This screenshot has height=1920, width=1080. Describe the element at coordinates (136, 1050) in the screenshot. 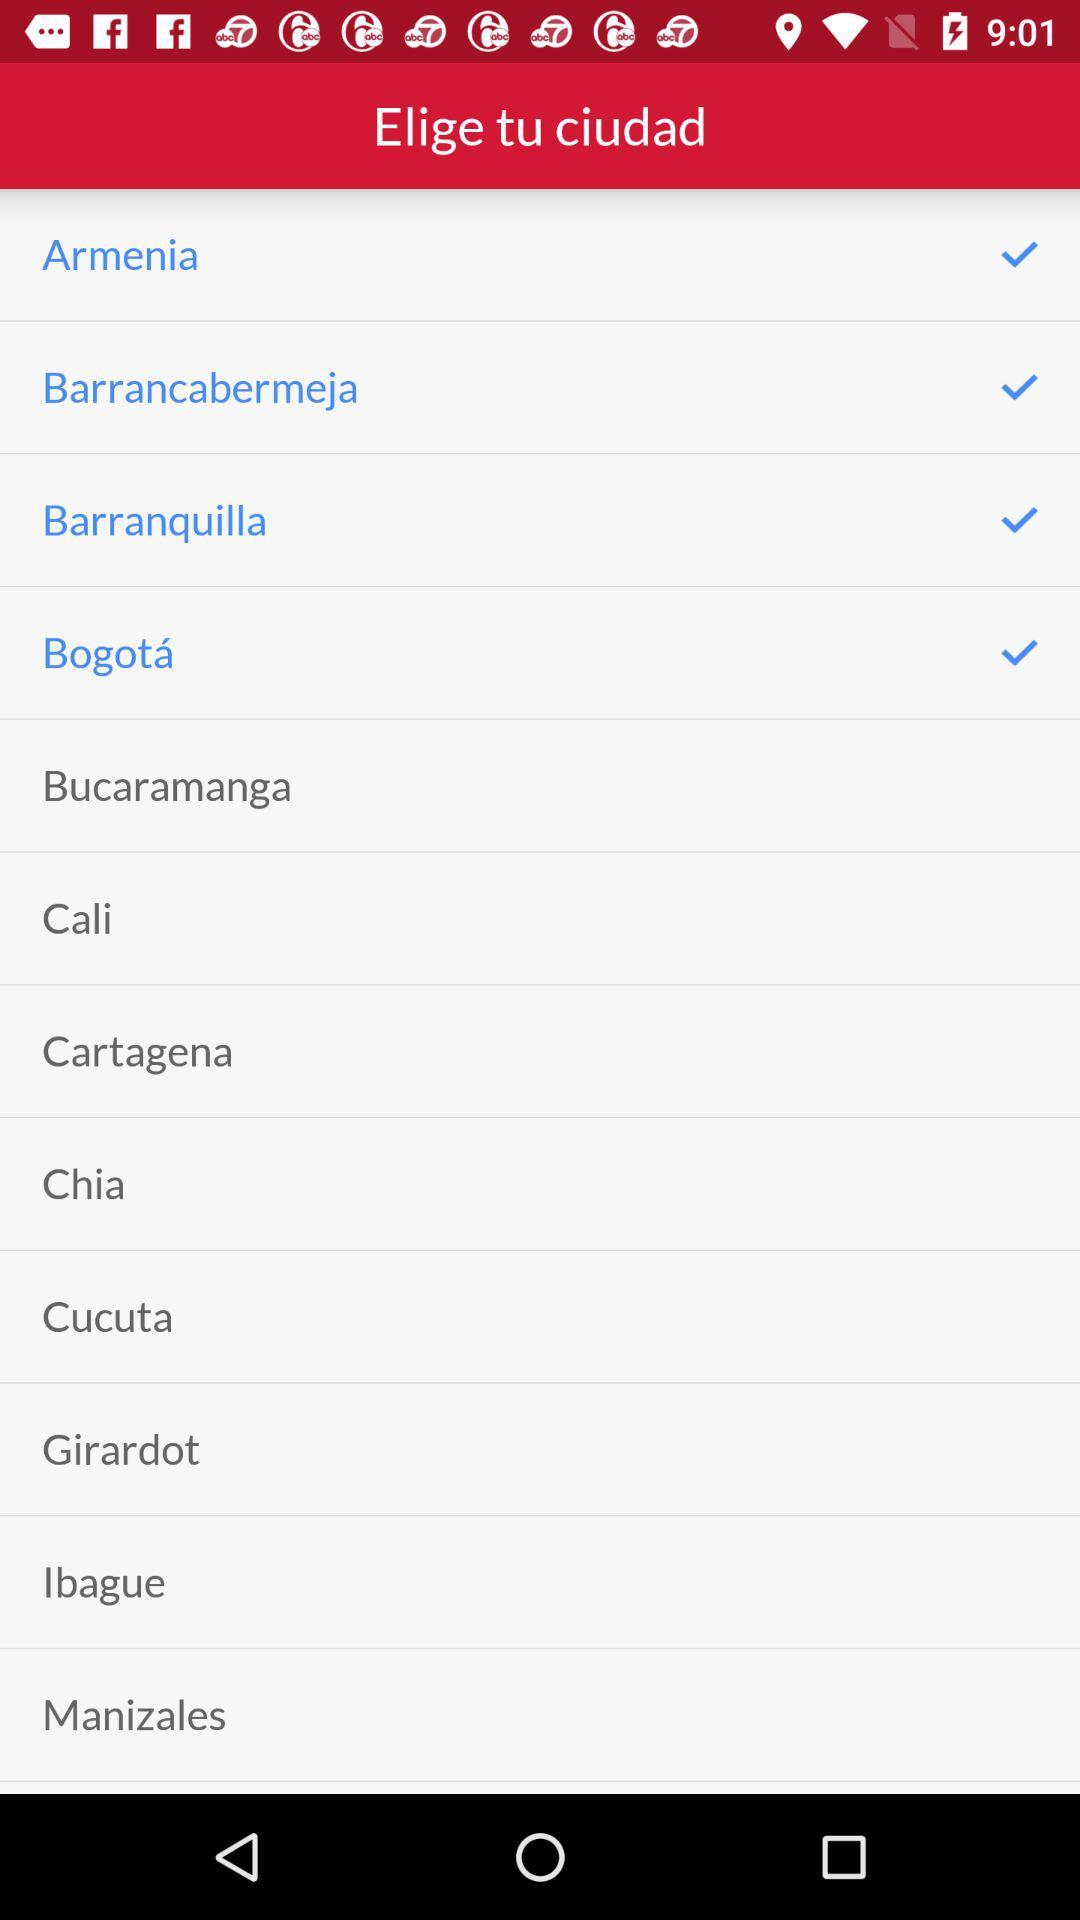

I see `icon below the cali icon` at that location.